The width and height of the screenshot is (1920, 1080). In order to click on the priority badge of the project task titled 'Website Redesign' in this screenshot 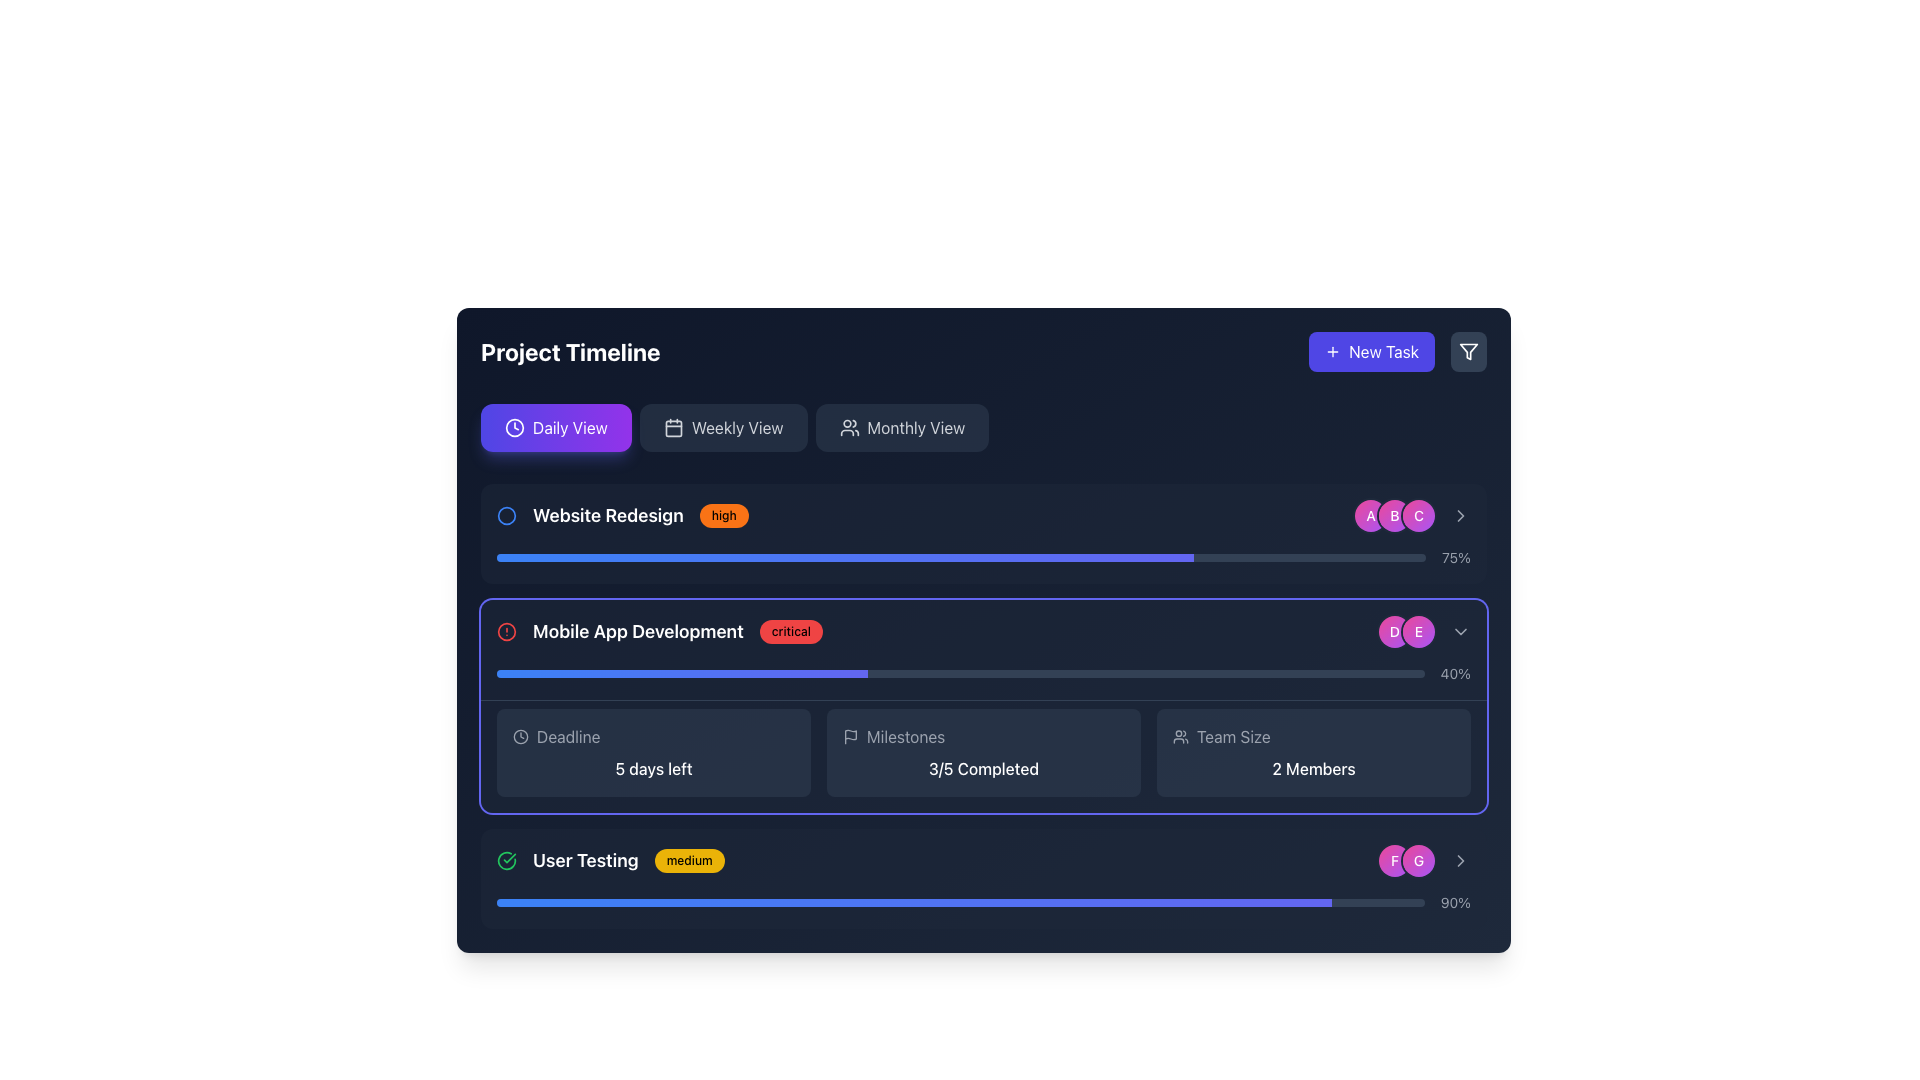, I will do `click(621, 515)`.